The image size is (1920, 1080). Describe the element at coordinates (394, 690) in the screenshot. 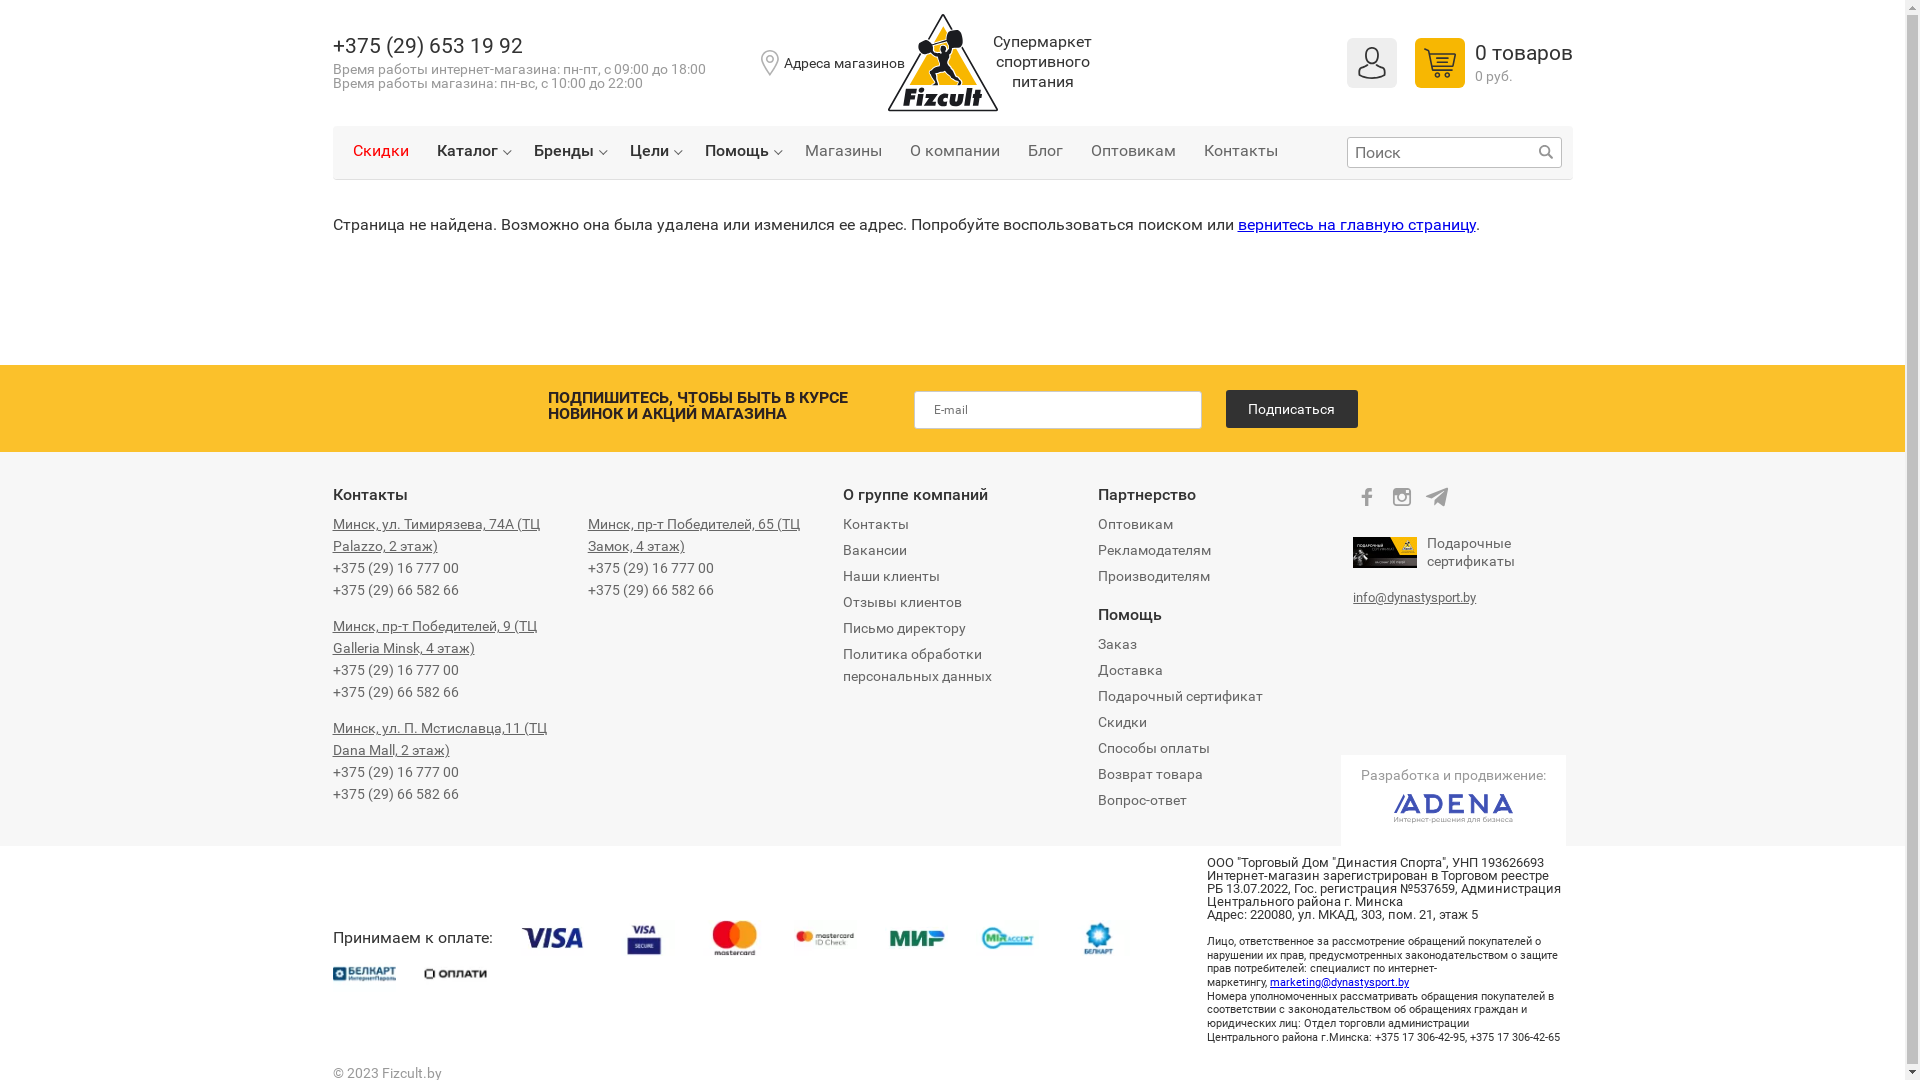

I see `'+375 (29) 66 582 66'` at that location.